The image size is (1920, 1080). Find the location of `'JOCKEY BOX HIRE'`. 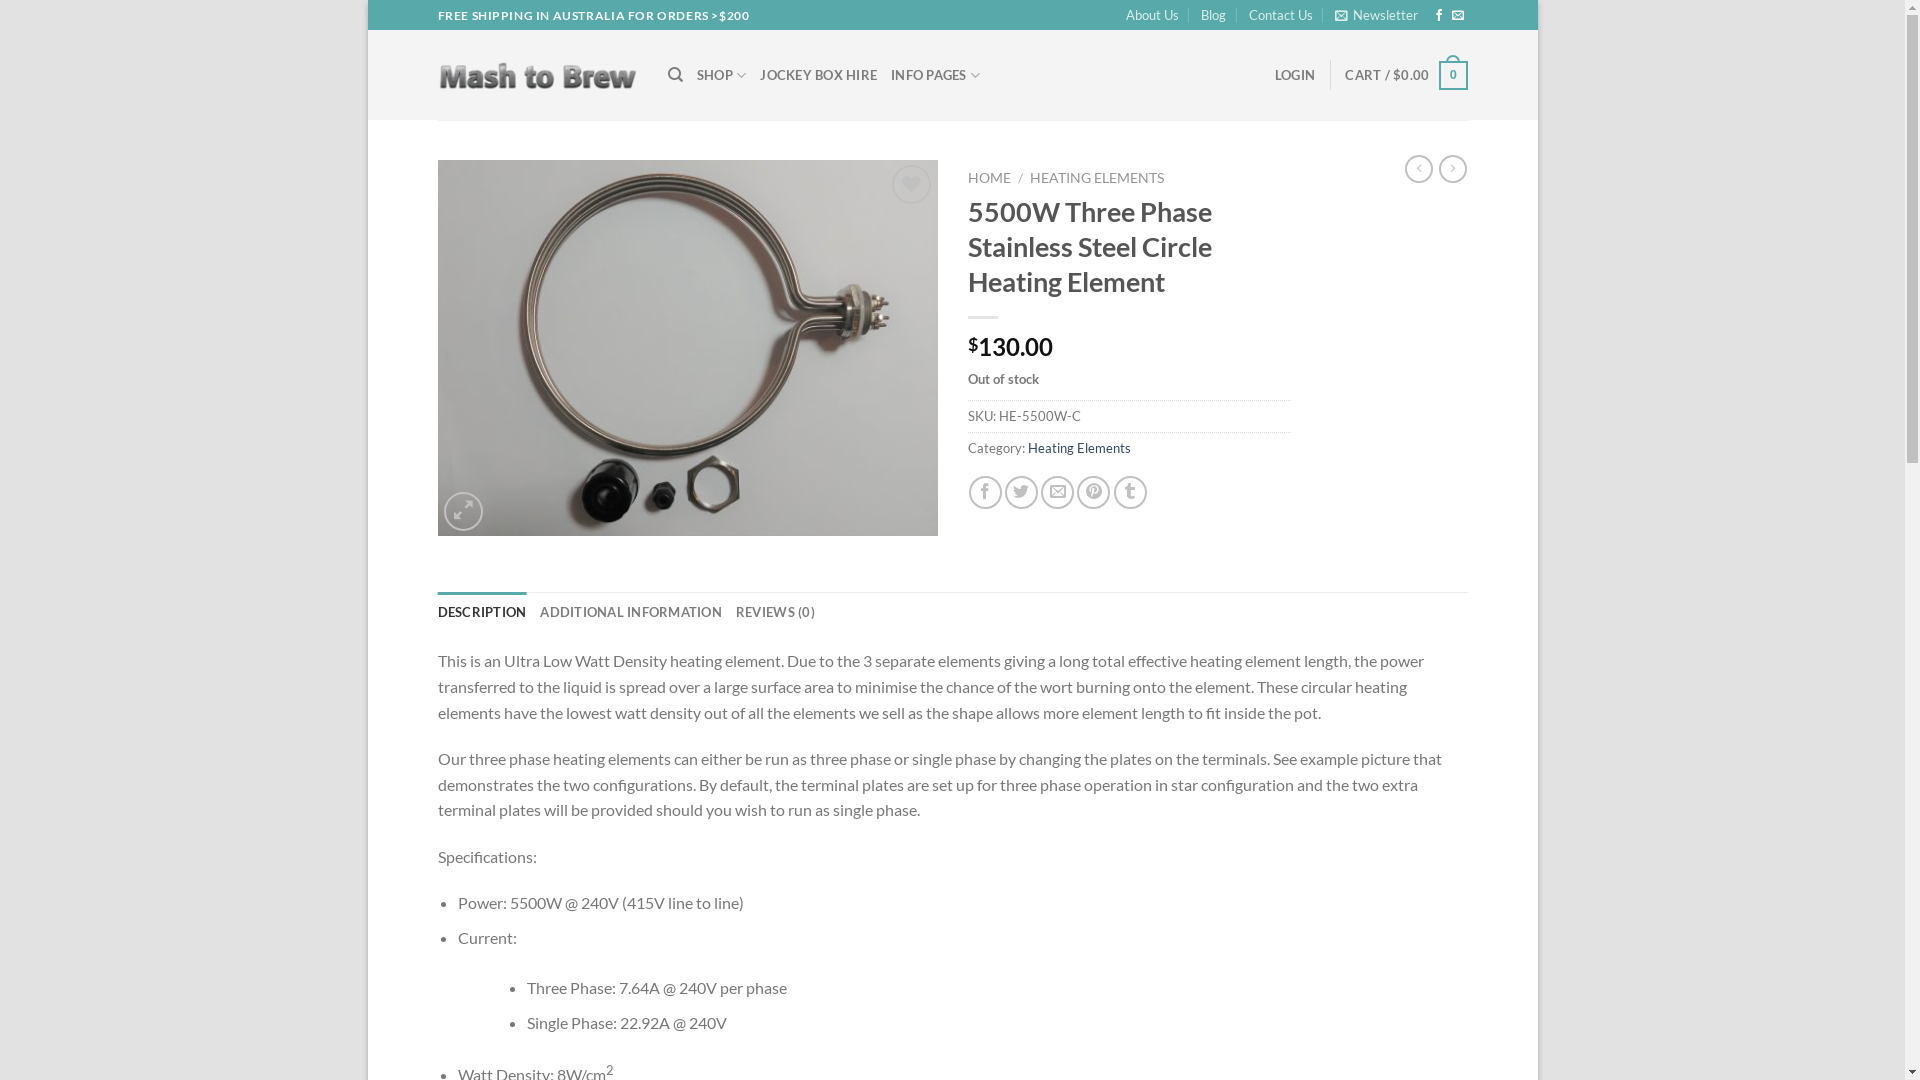

'JOCKEY BOX HIRE' is located at coordinates (818, 73).